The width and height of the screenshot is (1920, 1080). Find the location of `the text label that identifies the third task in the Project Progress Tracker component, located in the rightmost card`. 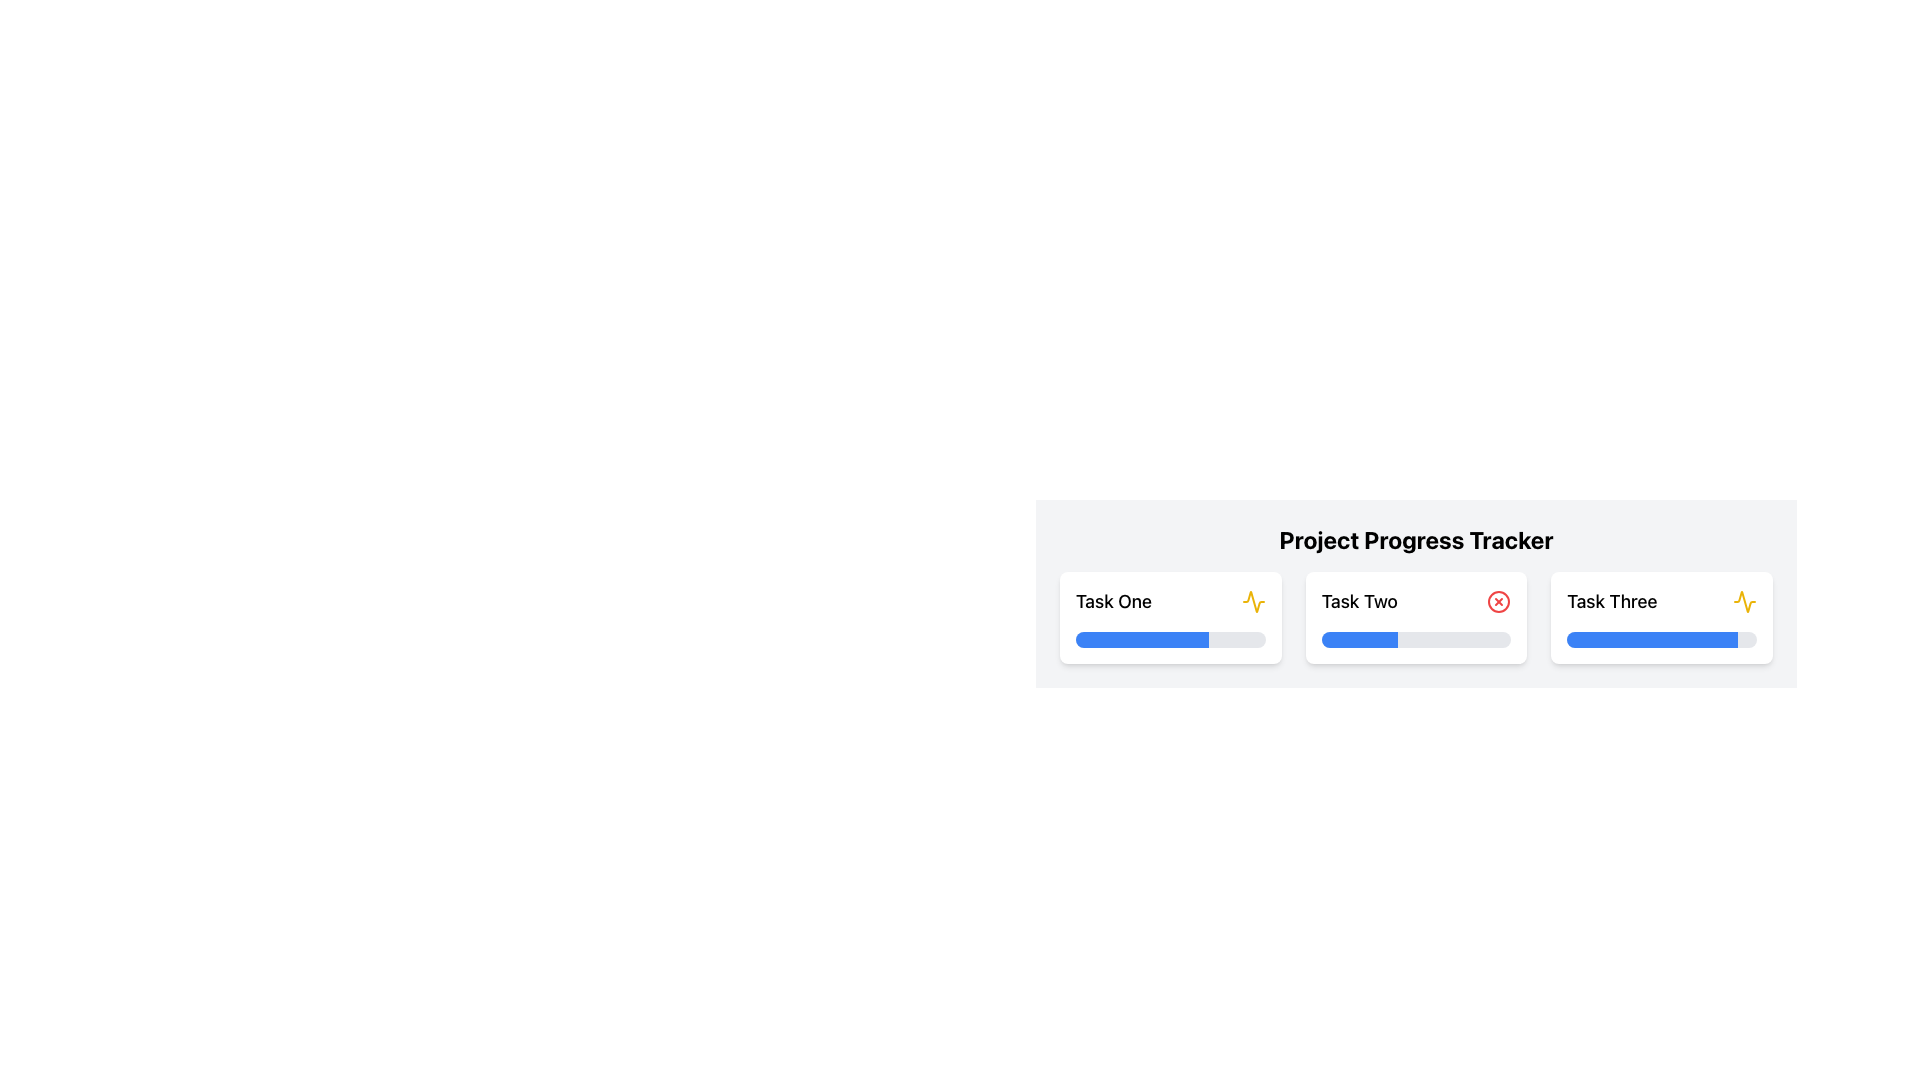

the text label that identifies the third task in the Project Progress Tracker component, located in the rightmost card is located at coordinates (1612, 600).